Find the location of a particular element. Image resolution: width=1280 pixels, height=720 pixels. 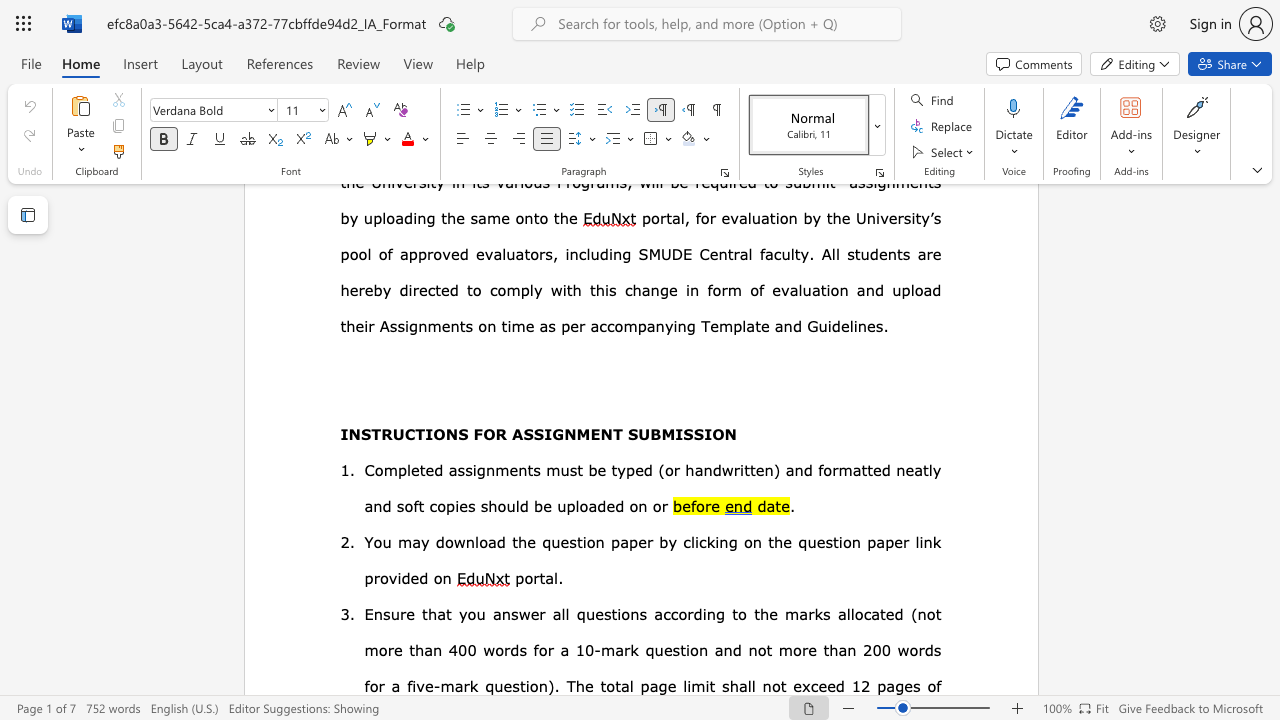

the subset text "stion and not more than 200 word" within the text "(not more than 400 words for a 10-mark question and not more than 200 words for a five-mark question). The tot" is located at coordinates (672, 650).